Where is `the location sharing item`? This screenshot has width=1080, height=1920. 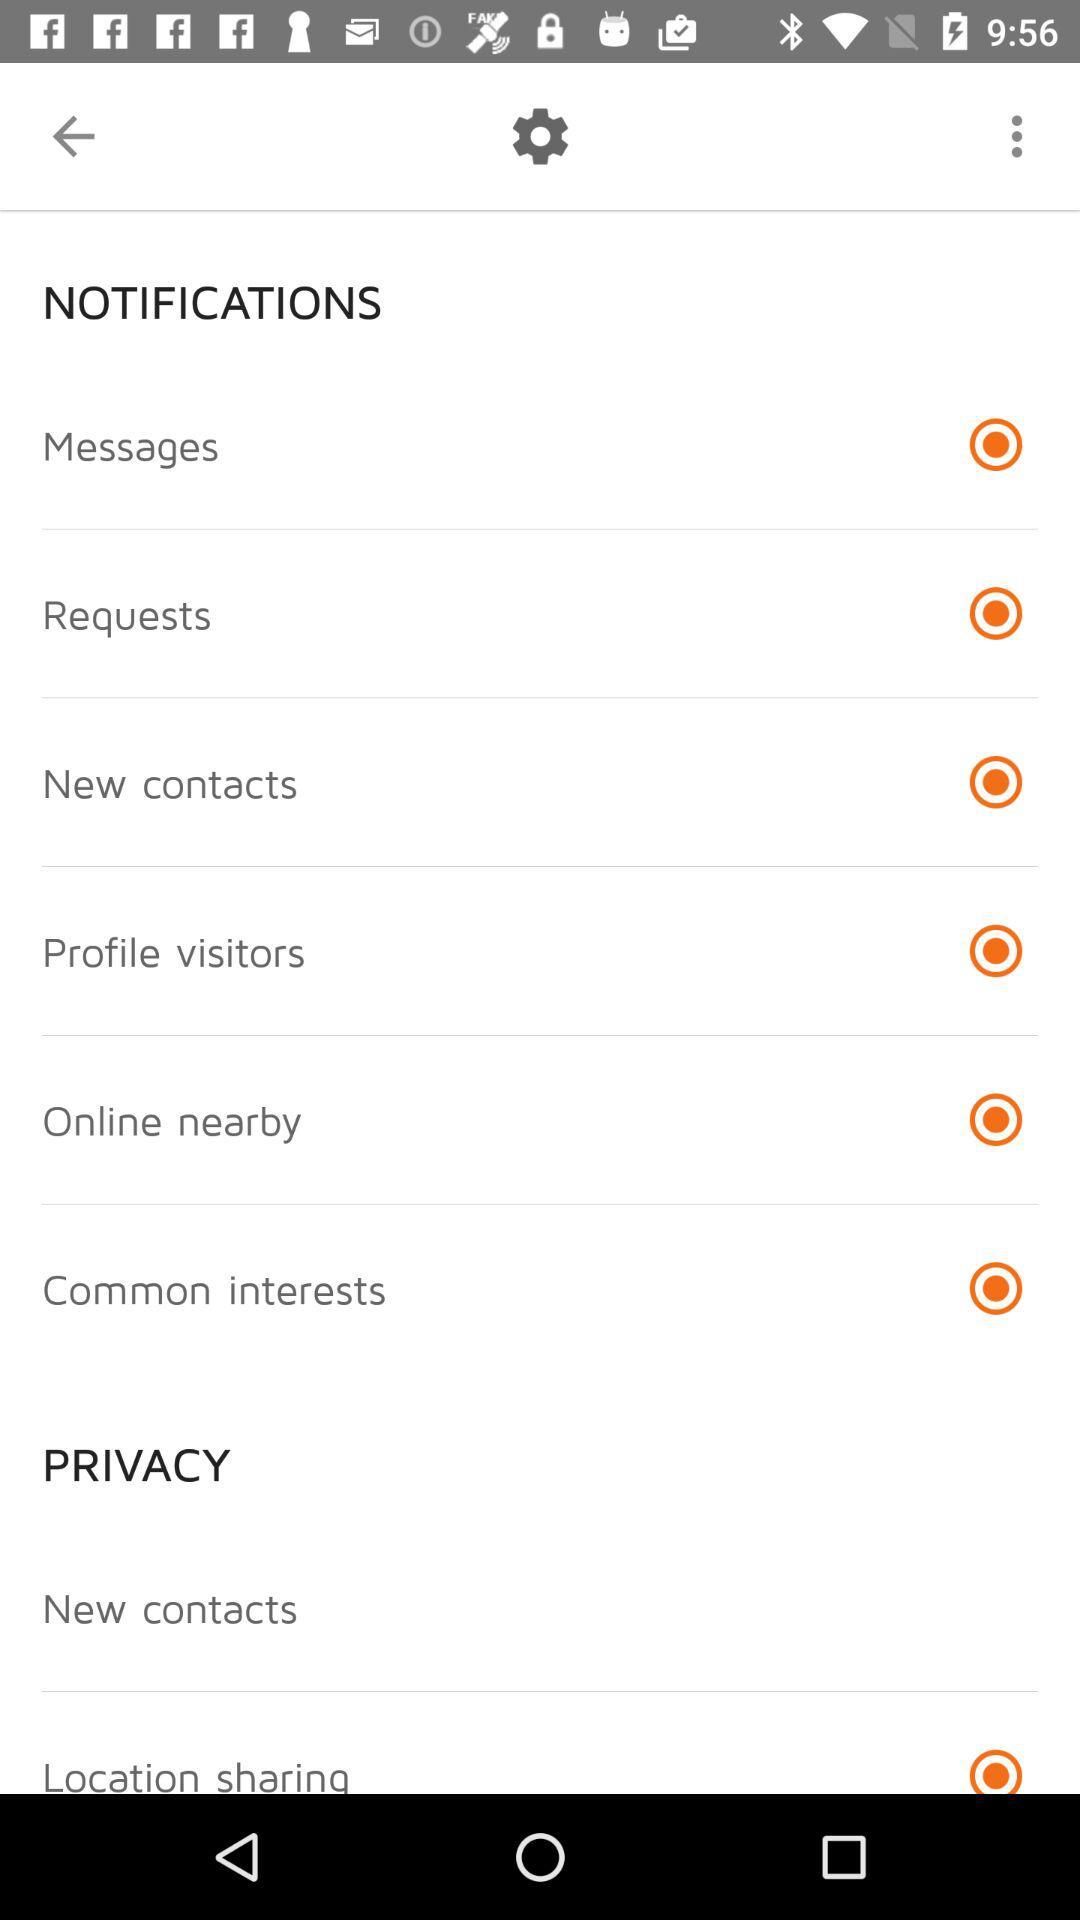 the location sharing item is located at coordinates (196, 1772).